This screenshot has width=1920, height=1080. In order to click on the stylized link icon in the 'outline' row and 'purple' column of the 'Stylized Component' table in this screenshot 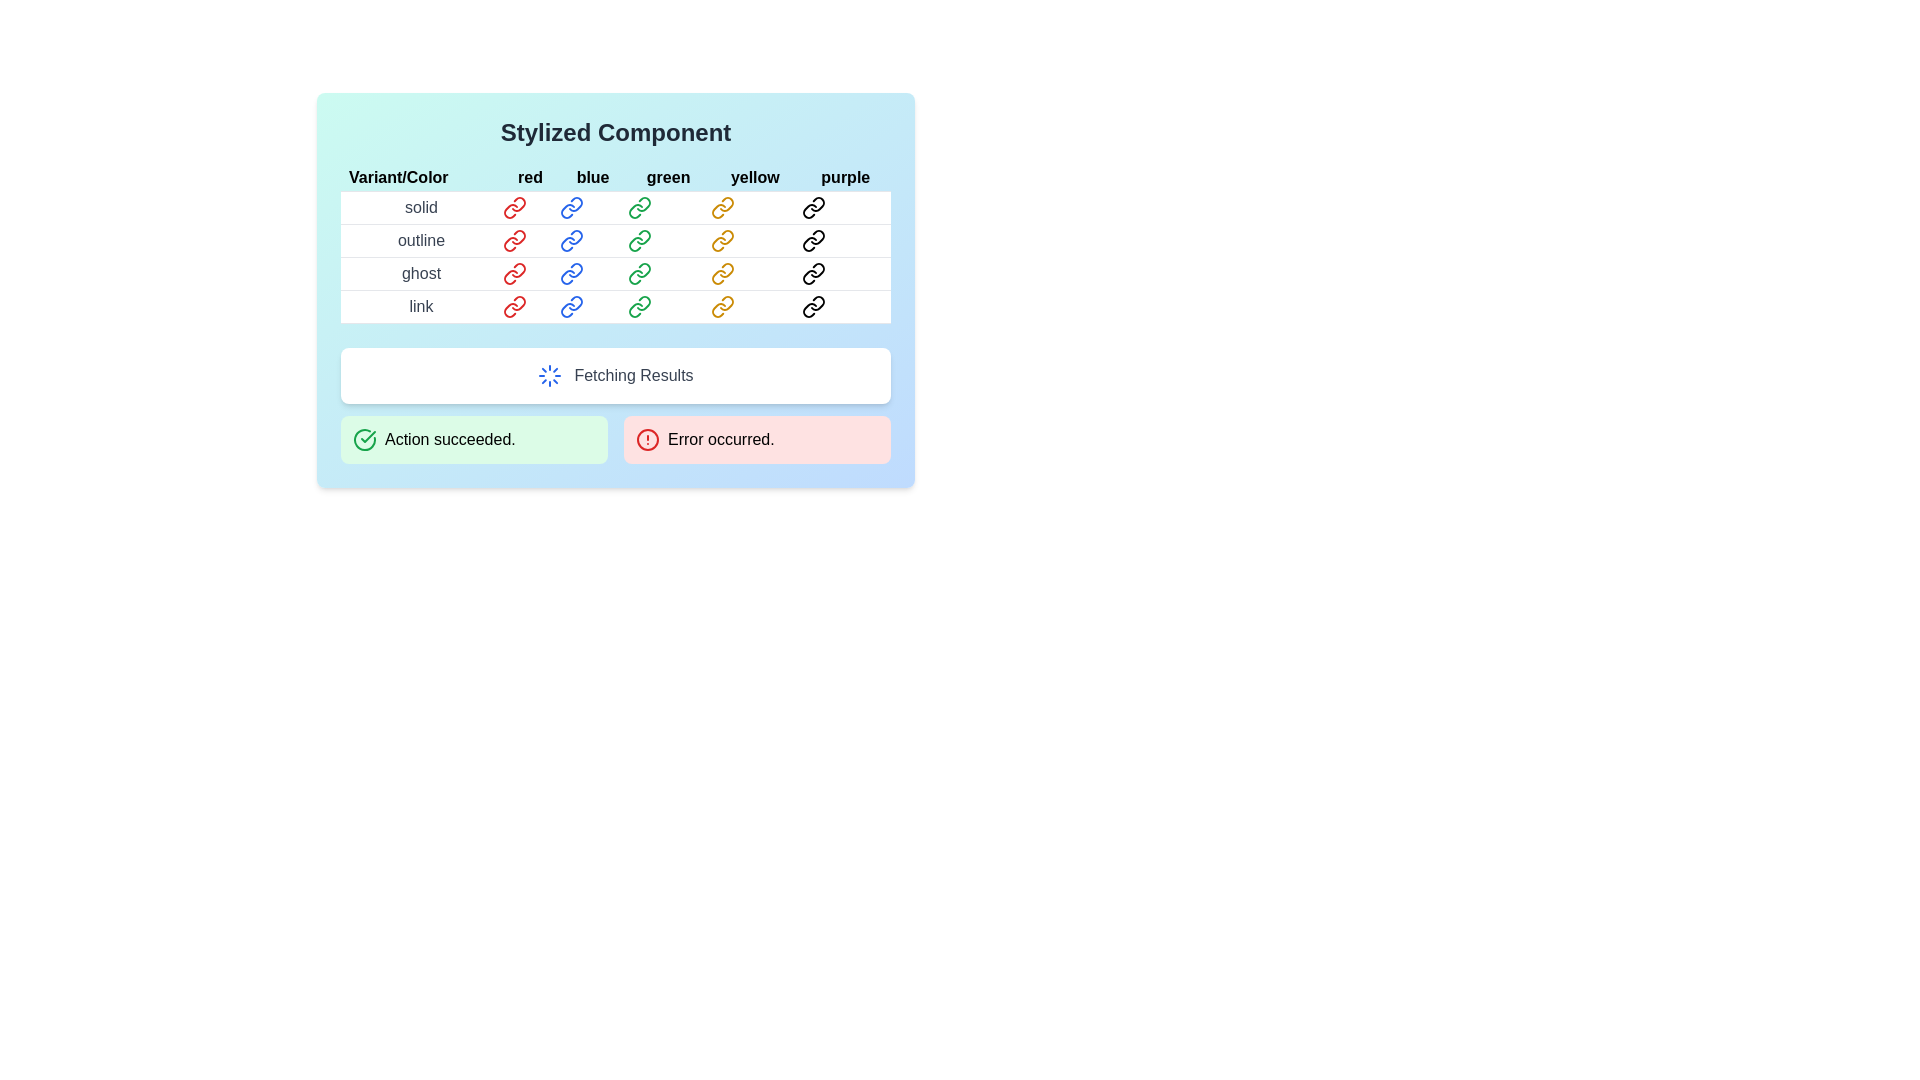, I will do `click(813, 239)`.